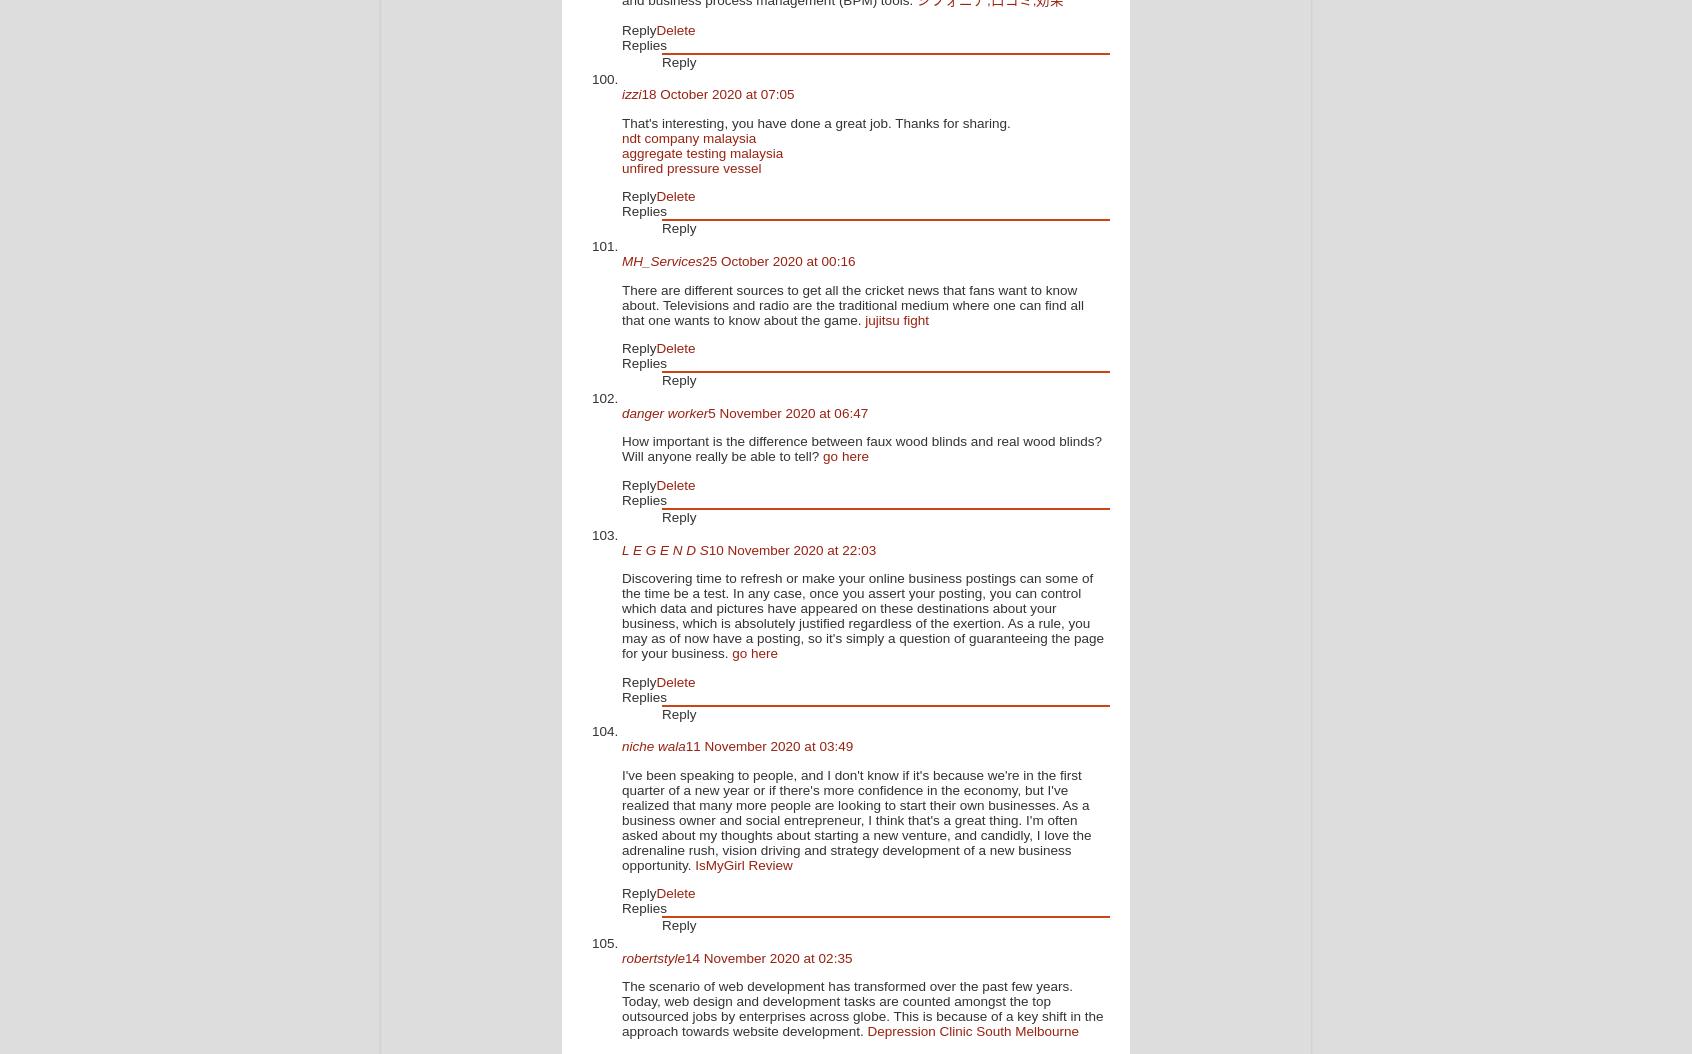 The height and width of the screenshot is (1054, 1692). What do you see at coordinates (787, 411) in the screenshot?
I see `'5 November 2020 at 06:47'` at bounding box center [787, 411].